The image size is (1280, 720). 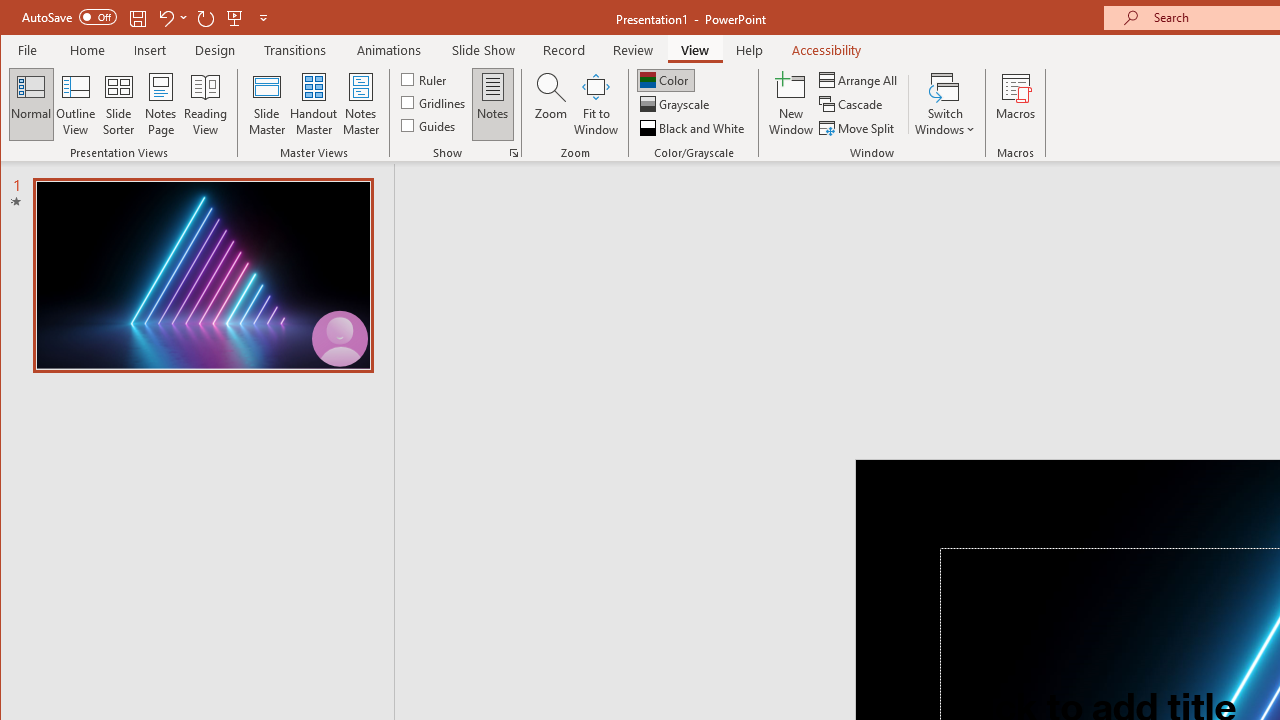 I want to click on 'Black and White', so click(x=694, y=128).